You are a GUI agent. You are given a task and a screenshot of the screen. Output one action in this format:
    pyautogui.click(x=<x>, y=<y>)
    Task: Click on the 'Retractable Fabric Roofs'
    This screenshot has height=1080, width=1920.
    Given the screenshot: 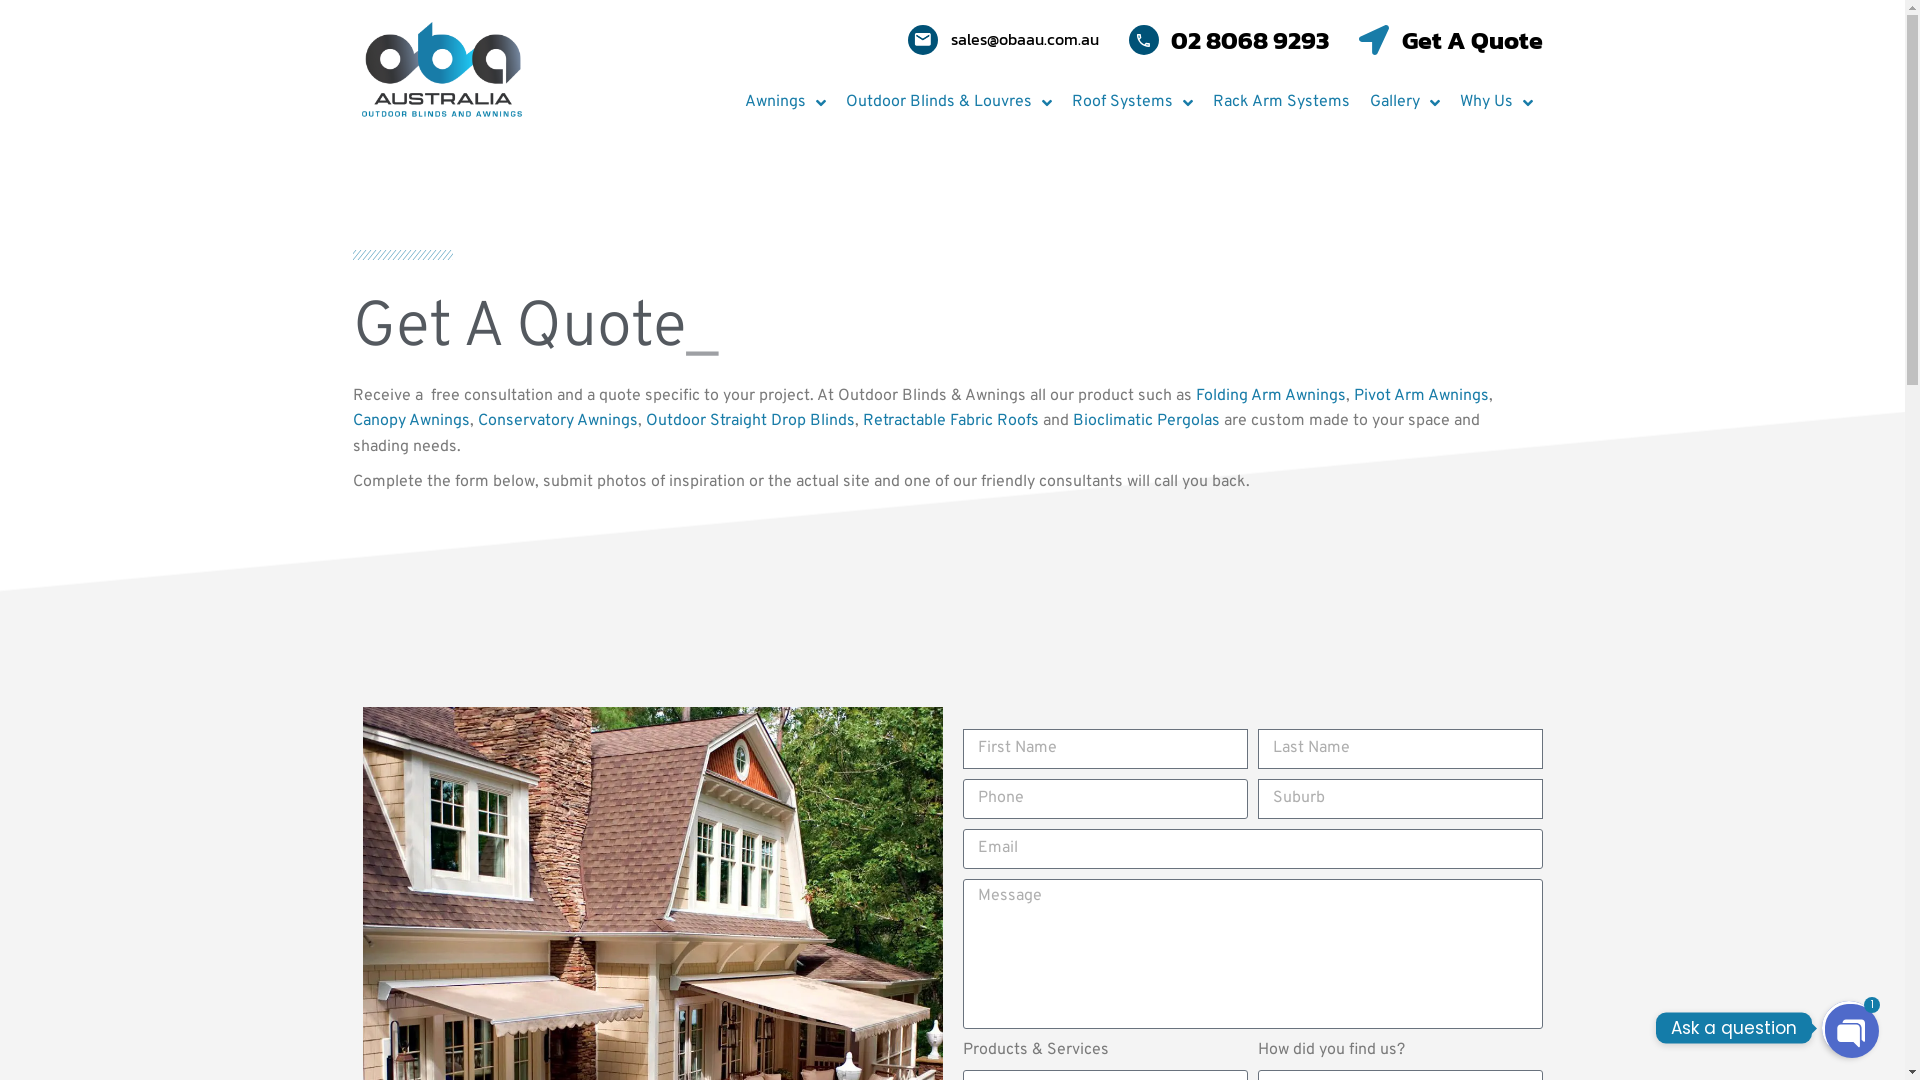 What is the action you would take?
    pyautogui.click(x=862, y=419)
    